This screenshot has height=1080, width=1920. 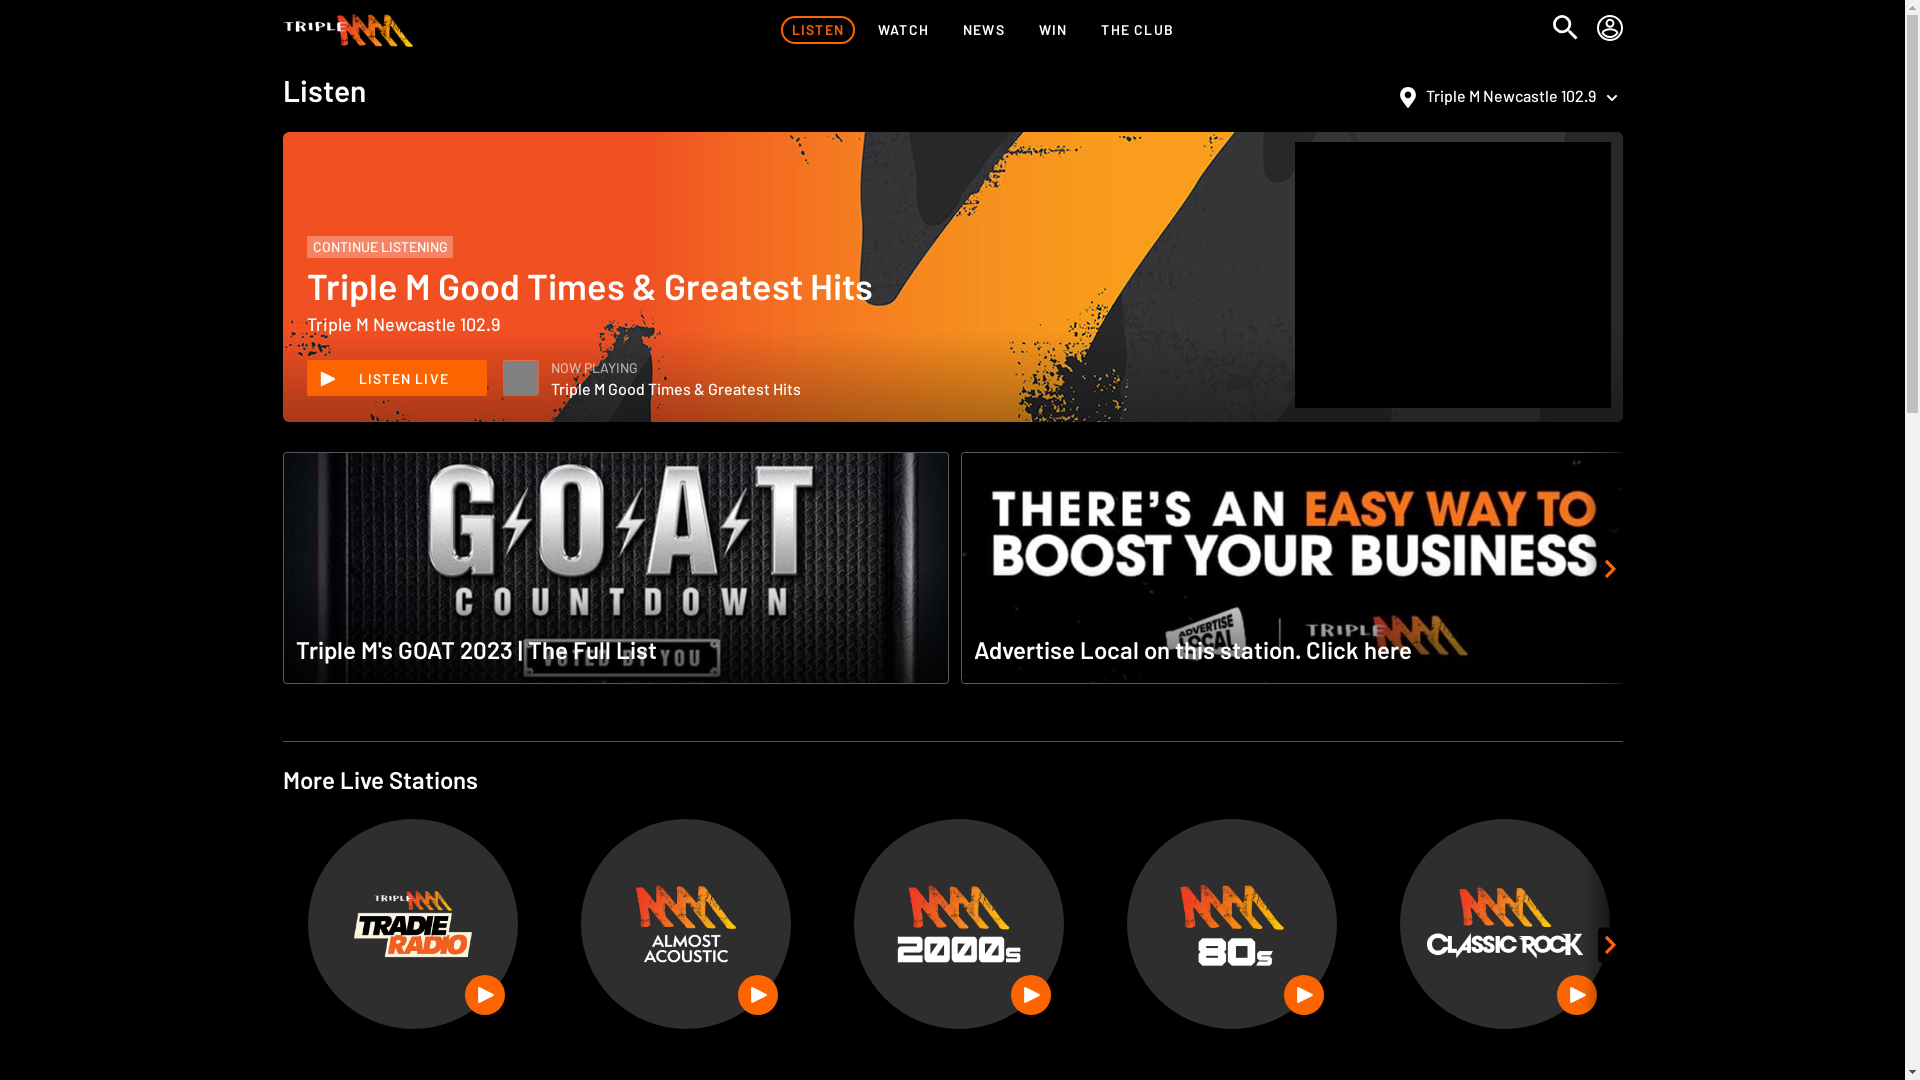 I want to click on 'Triple M Tradie Radio', so click(x=327, y=924).